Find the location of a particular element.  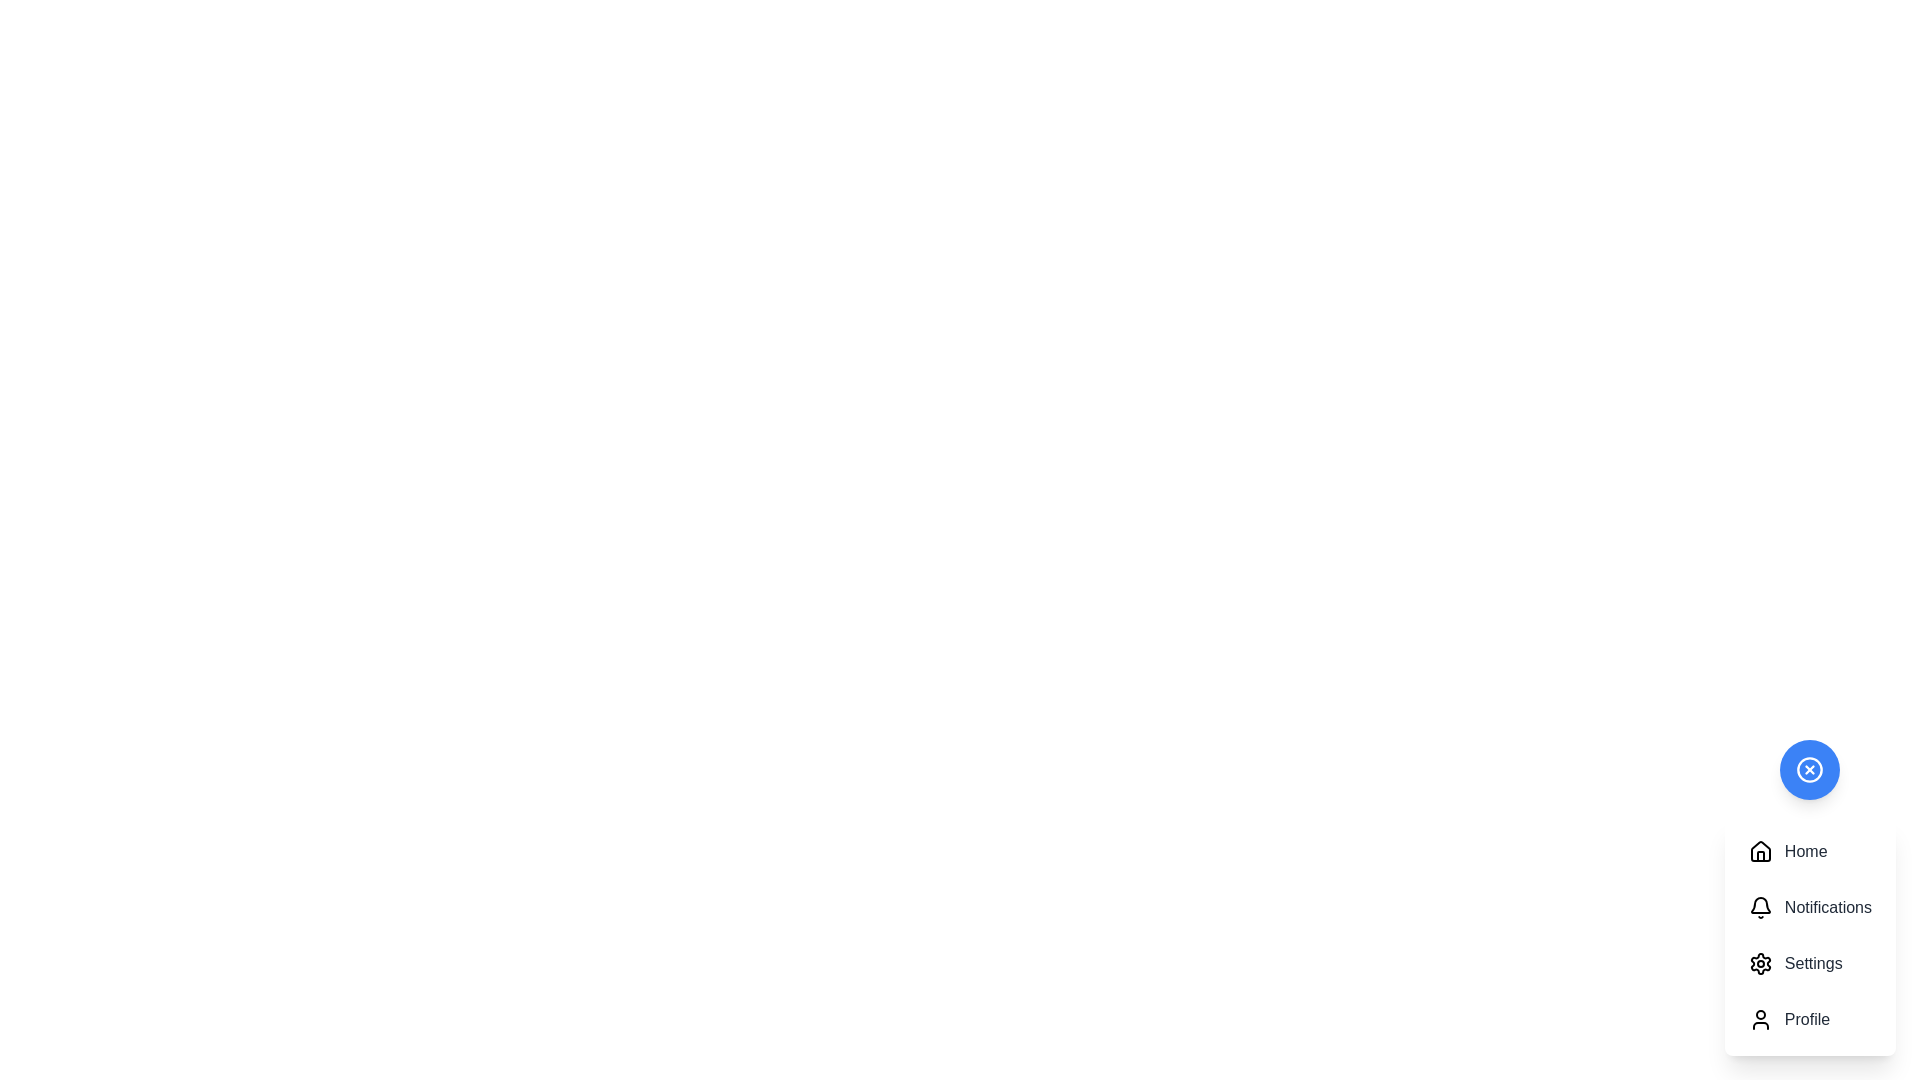

the Home button of the speed dial is located at coordinates (1809, 852).